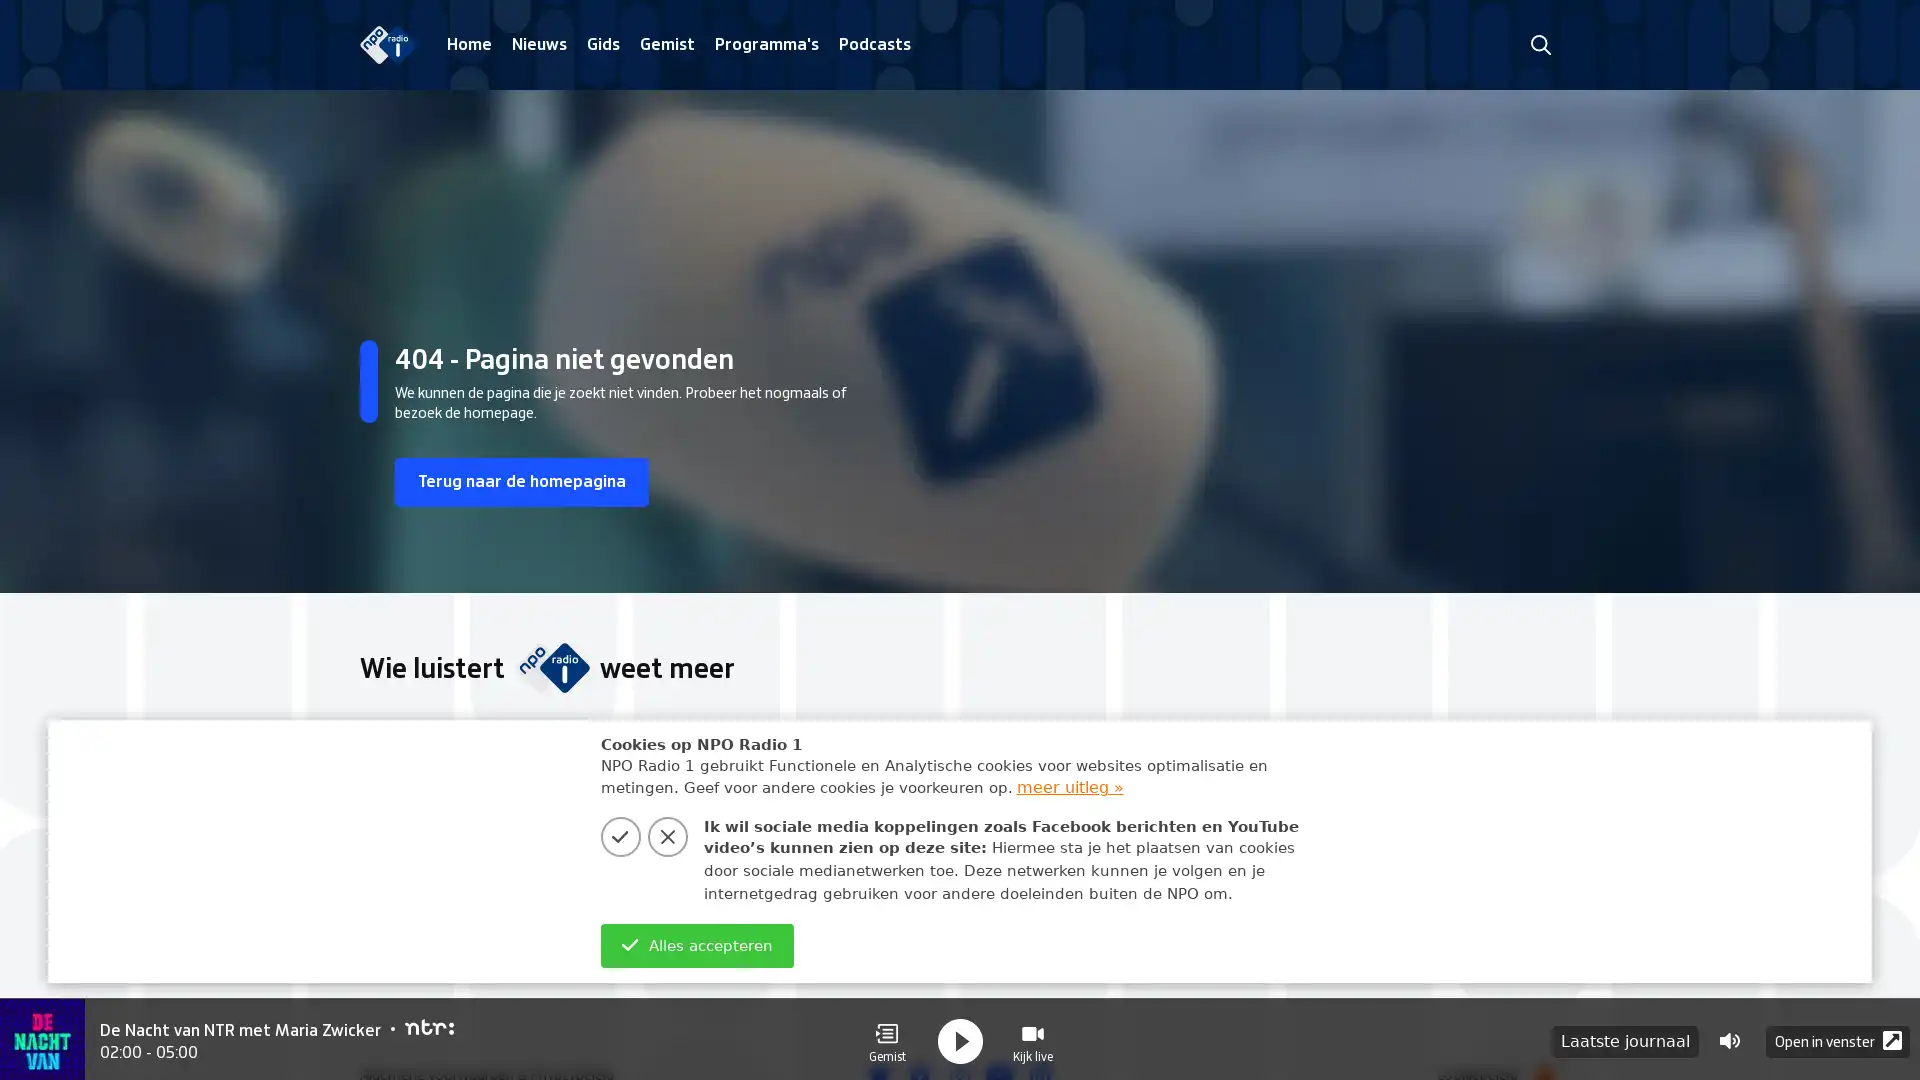 This screenshot has height=1080, width=1920. Describe the element at coordinates (532, 483) in the screenshot. I see `Terug naar de homepagina` at that location.